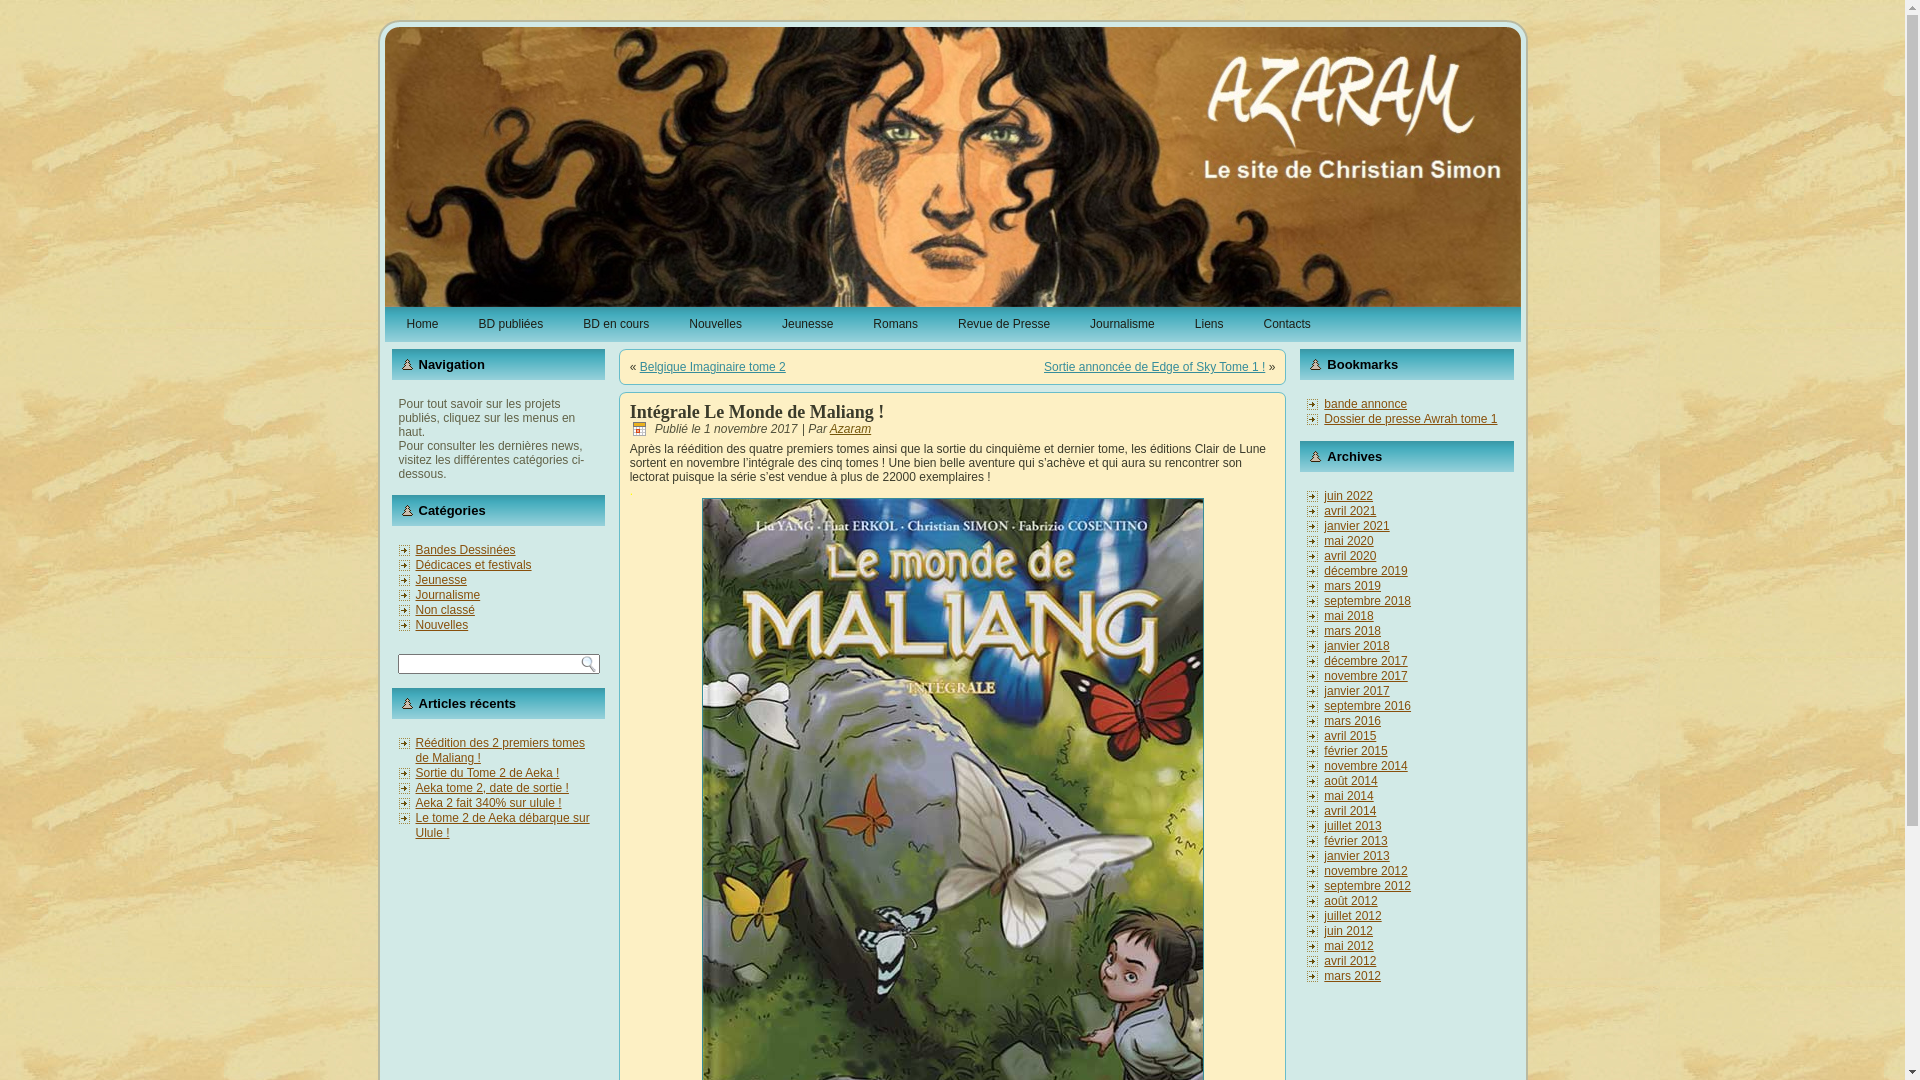 The width and height of the screenshot is (1920, 1080). Describe the element at coordinates (1349, 810) in the screenshot. I see `'avril 2014'` at that location.